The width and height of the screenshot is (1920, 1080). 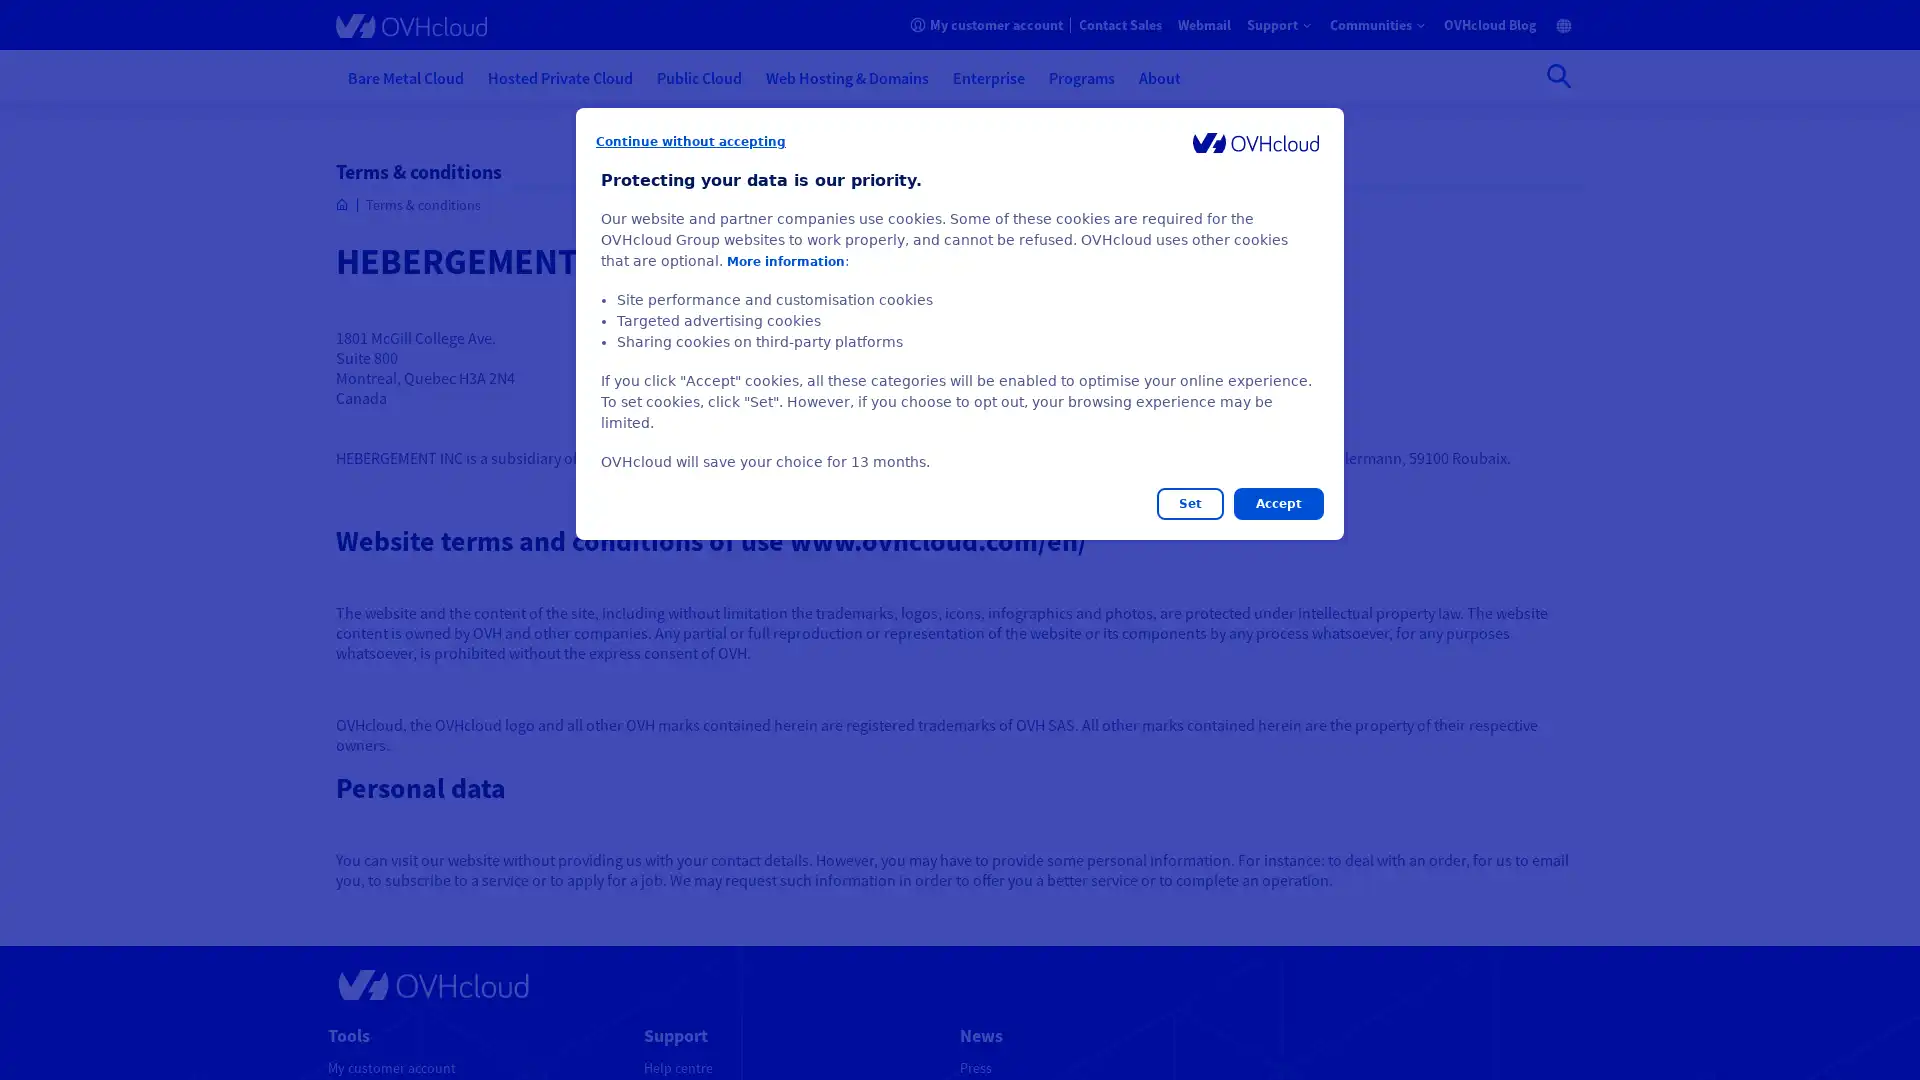 I want to click on Set, so click(x=1190, y=503).